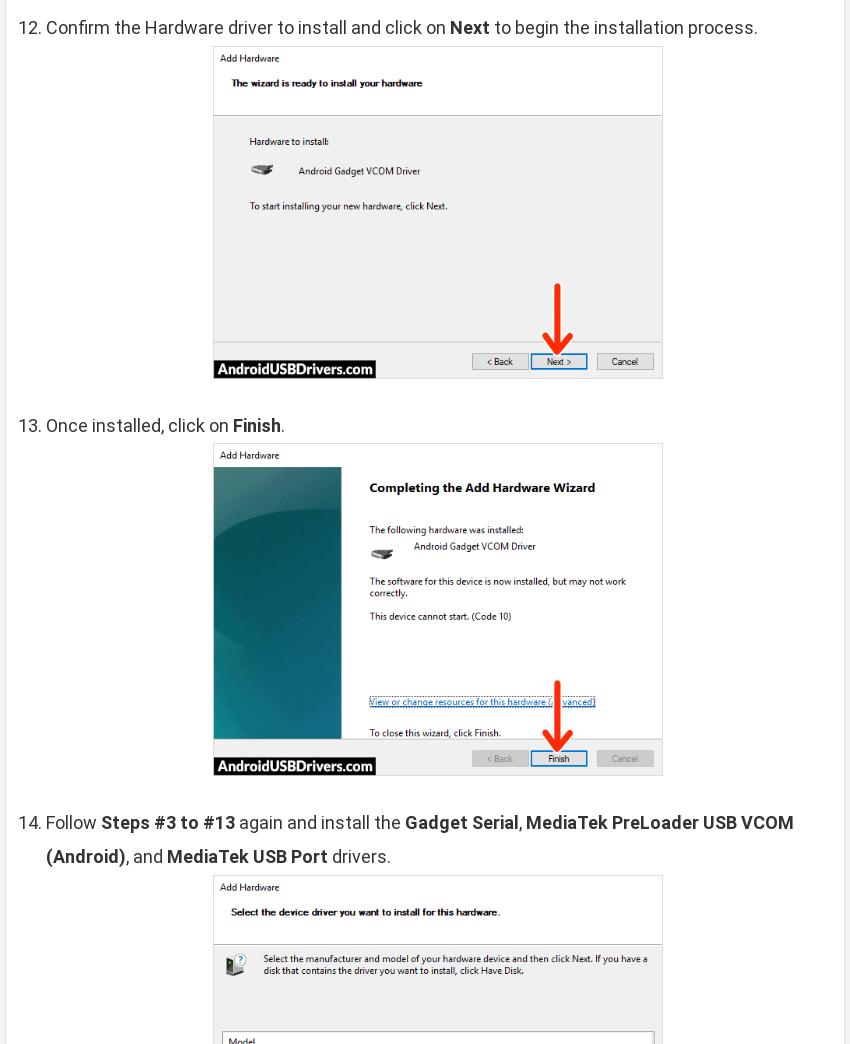 The height and width of the screenshot is (1044, 850). Describe the element at coordinates (521, 821) in the screenshot. I see `','` at that location.